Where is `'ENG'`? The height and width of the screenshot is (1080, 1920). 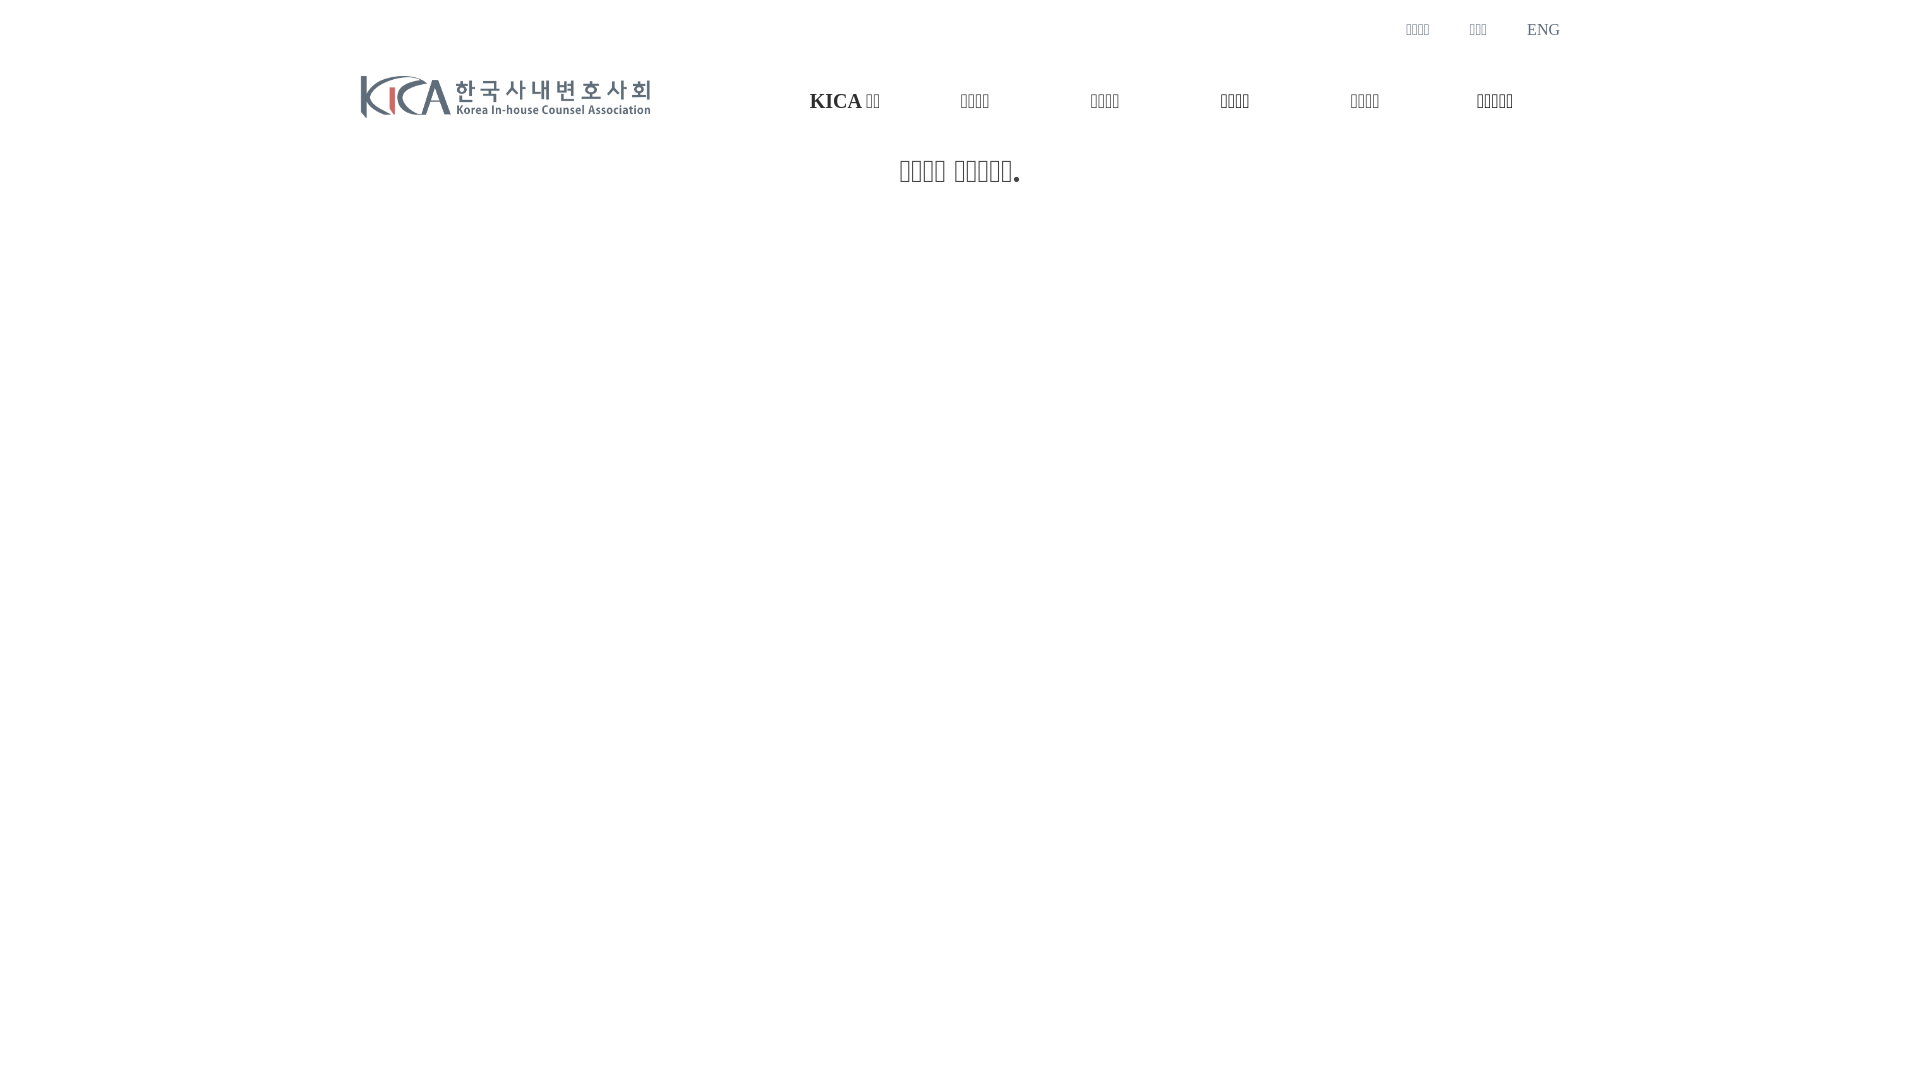 'ENG' is located at coordinates (1542, 30).